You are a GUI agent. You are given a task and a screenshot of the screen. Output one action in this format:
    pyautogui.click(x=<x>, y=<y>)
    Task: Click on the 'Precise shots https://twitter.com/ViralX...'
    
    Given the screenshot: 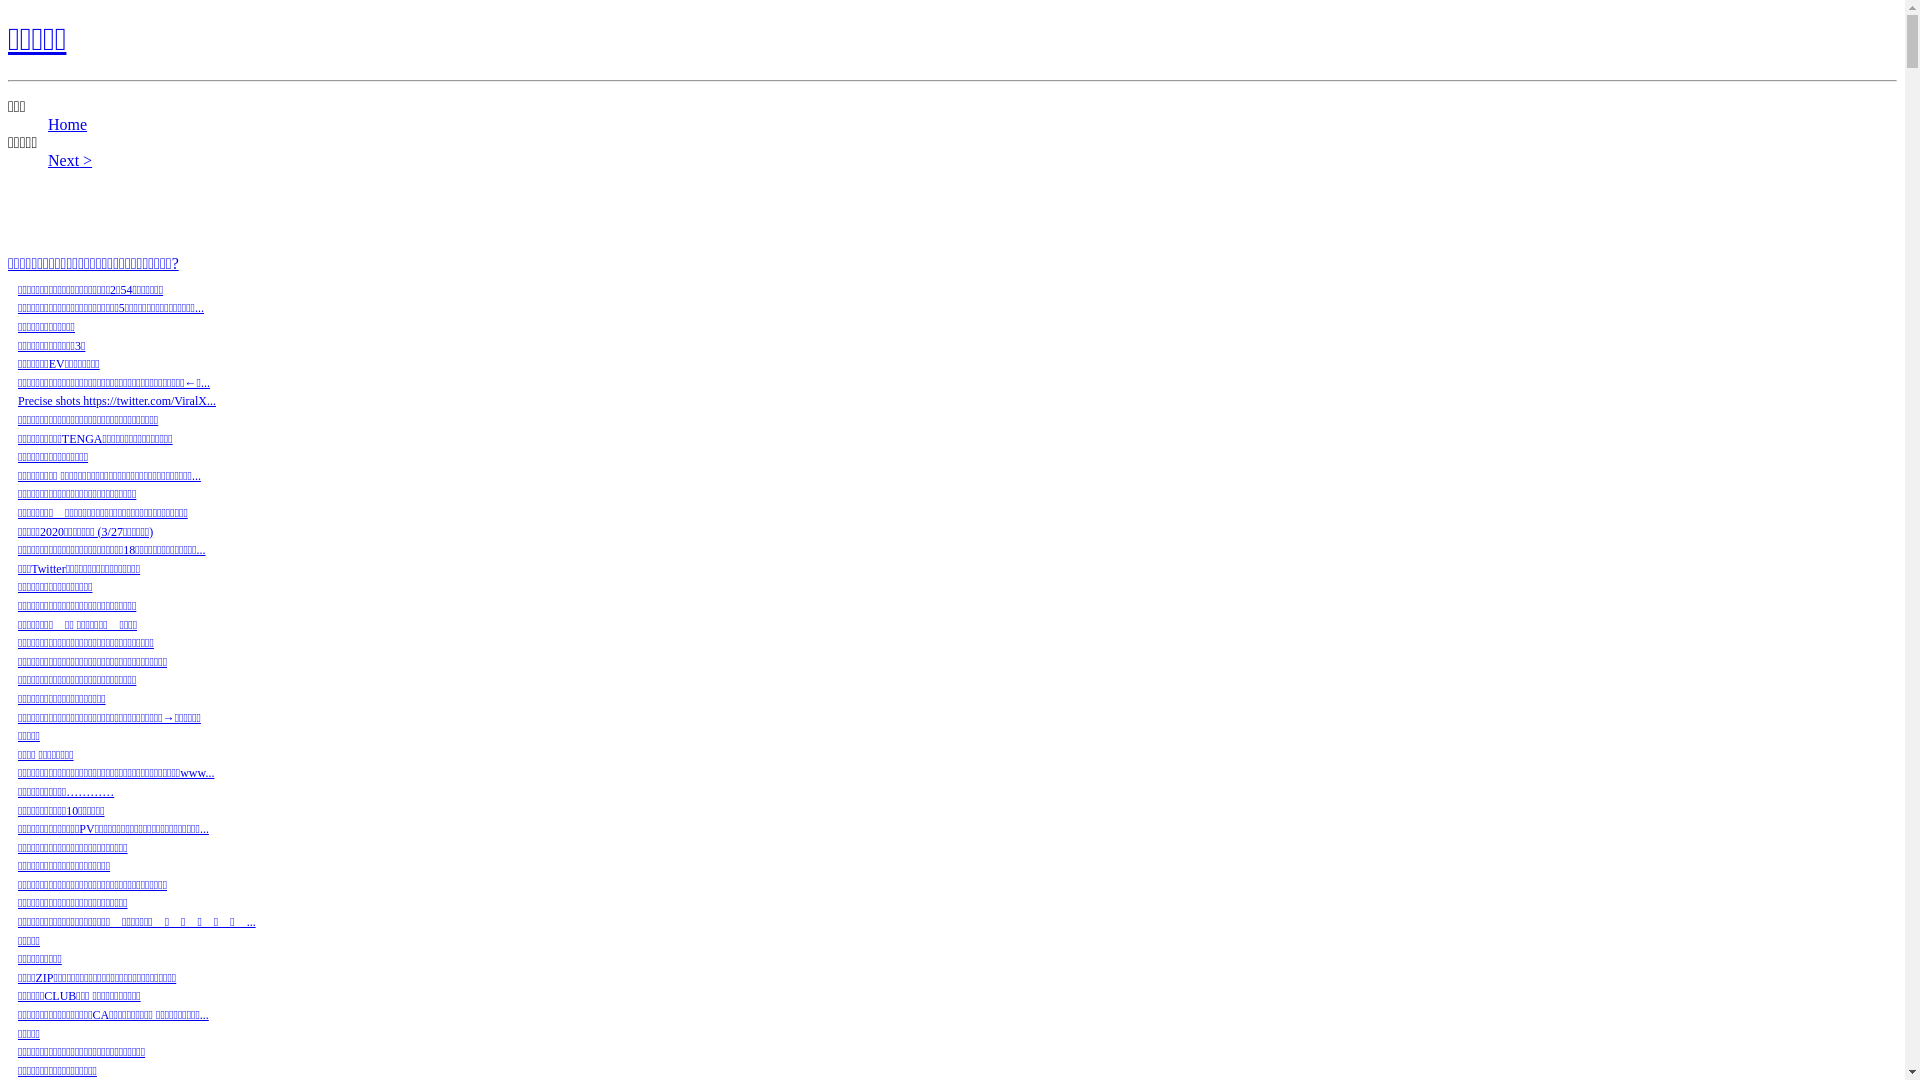 What is the action you would take?
    pyautogui.click(x=115, y=401)
    